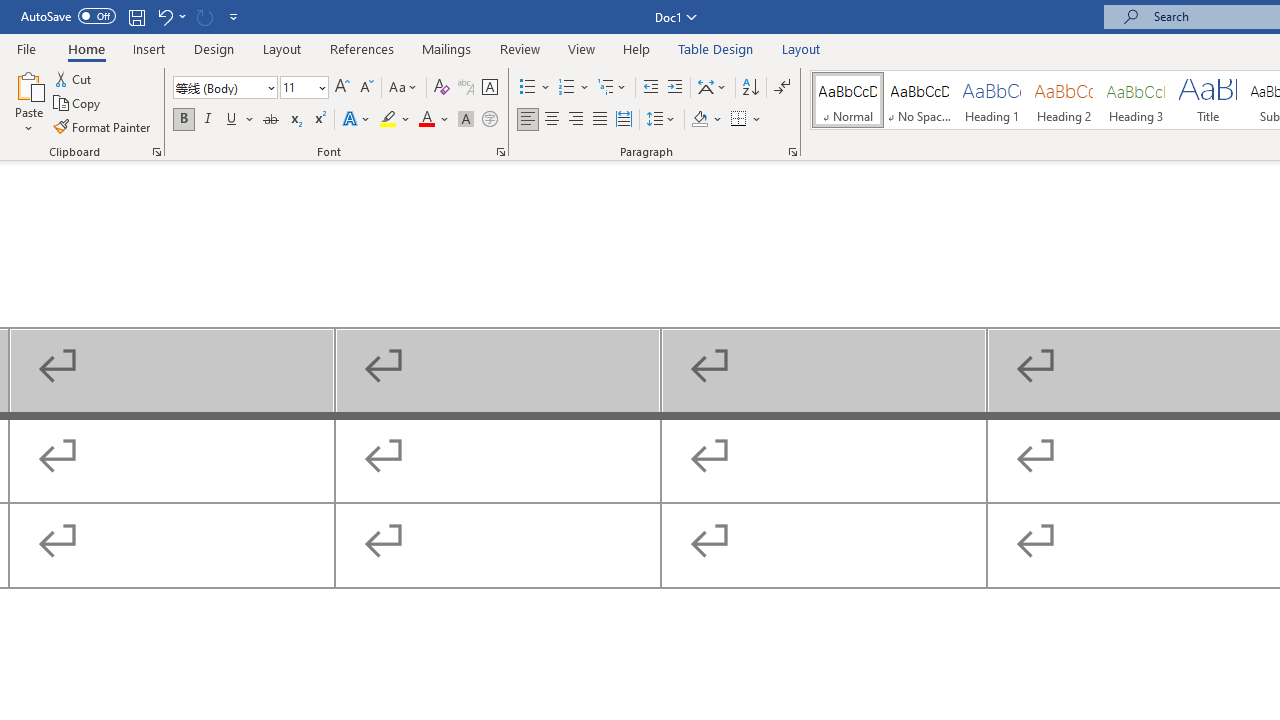 The width and height of the screenshot is (1280, 720). What do you see at coordinates (650, 86) in the screenshot?
I see `'Decrease Indent'` at bounding box center [650, 86].